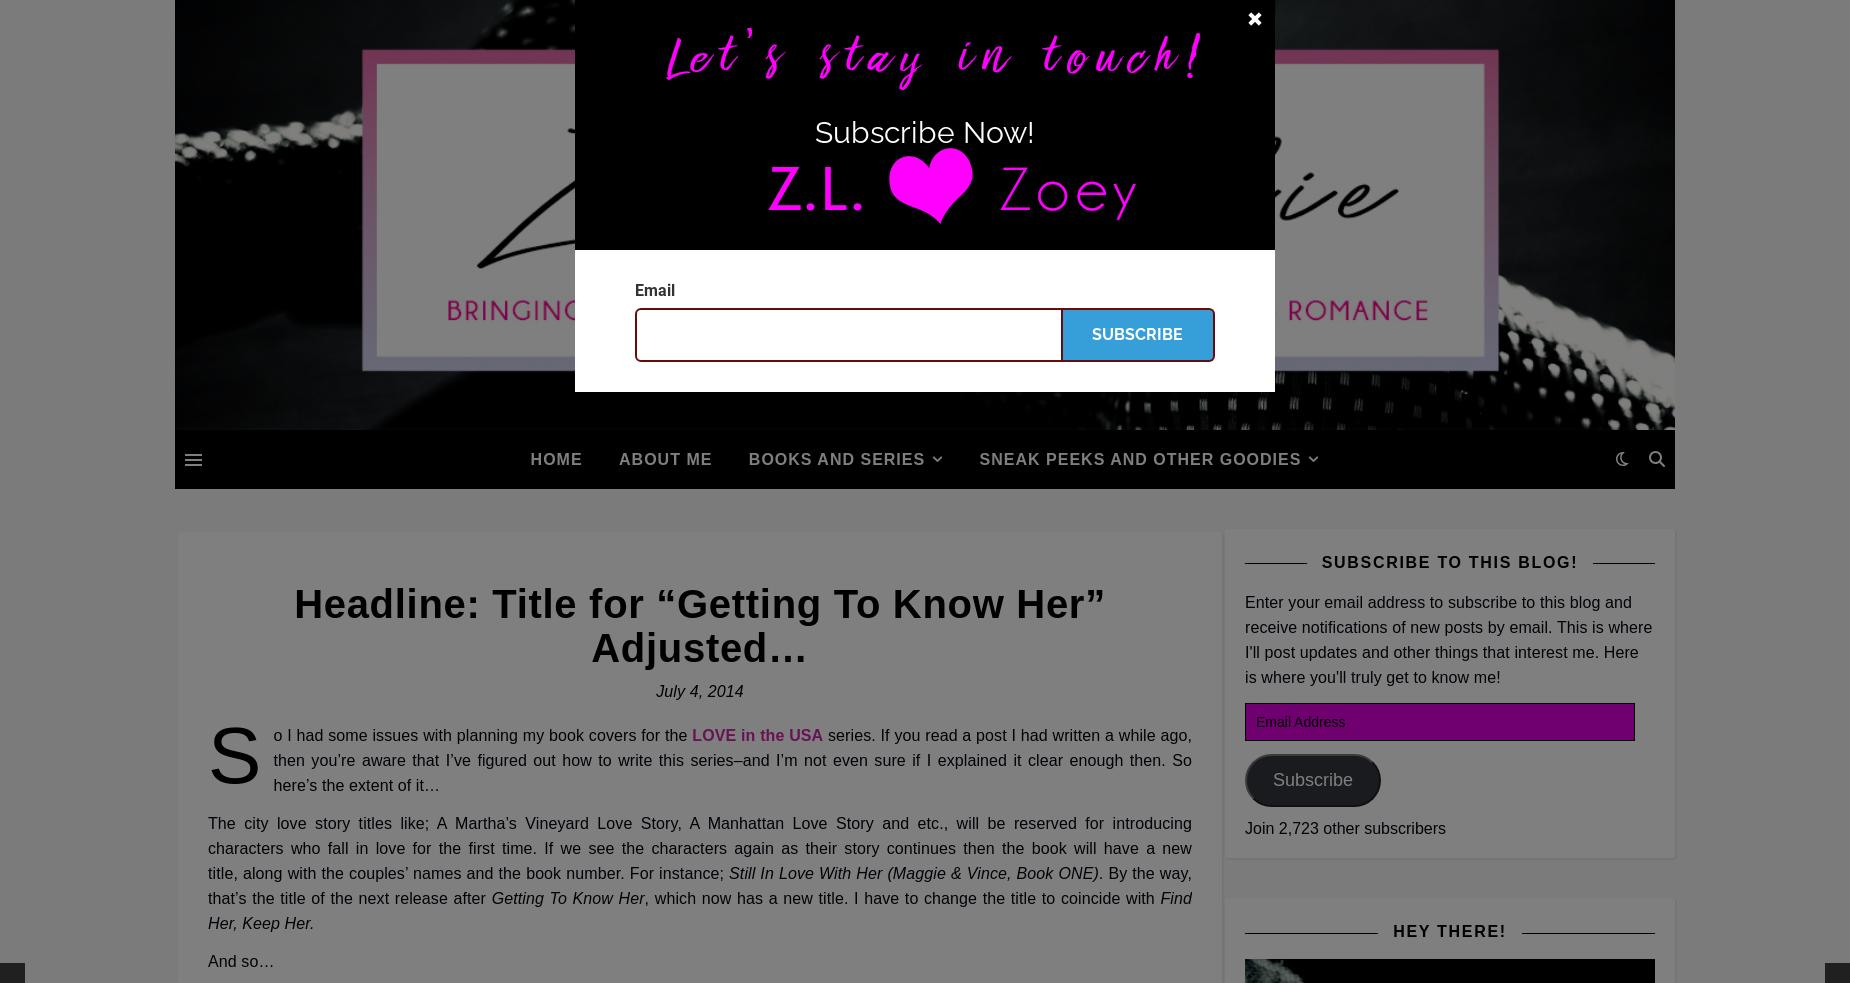 This screenshot has height=983, width=1850. Describe the element at coordinates (567, 898) in the screenshot. I see `'Getting To Know Her'` at that location.